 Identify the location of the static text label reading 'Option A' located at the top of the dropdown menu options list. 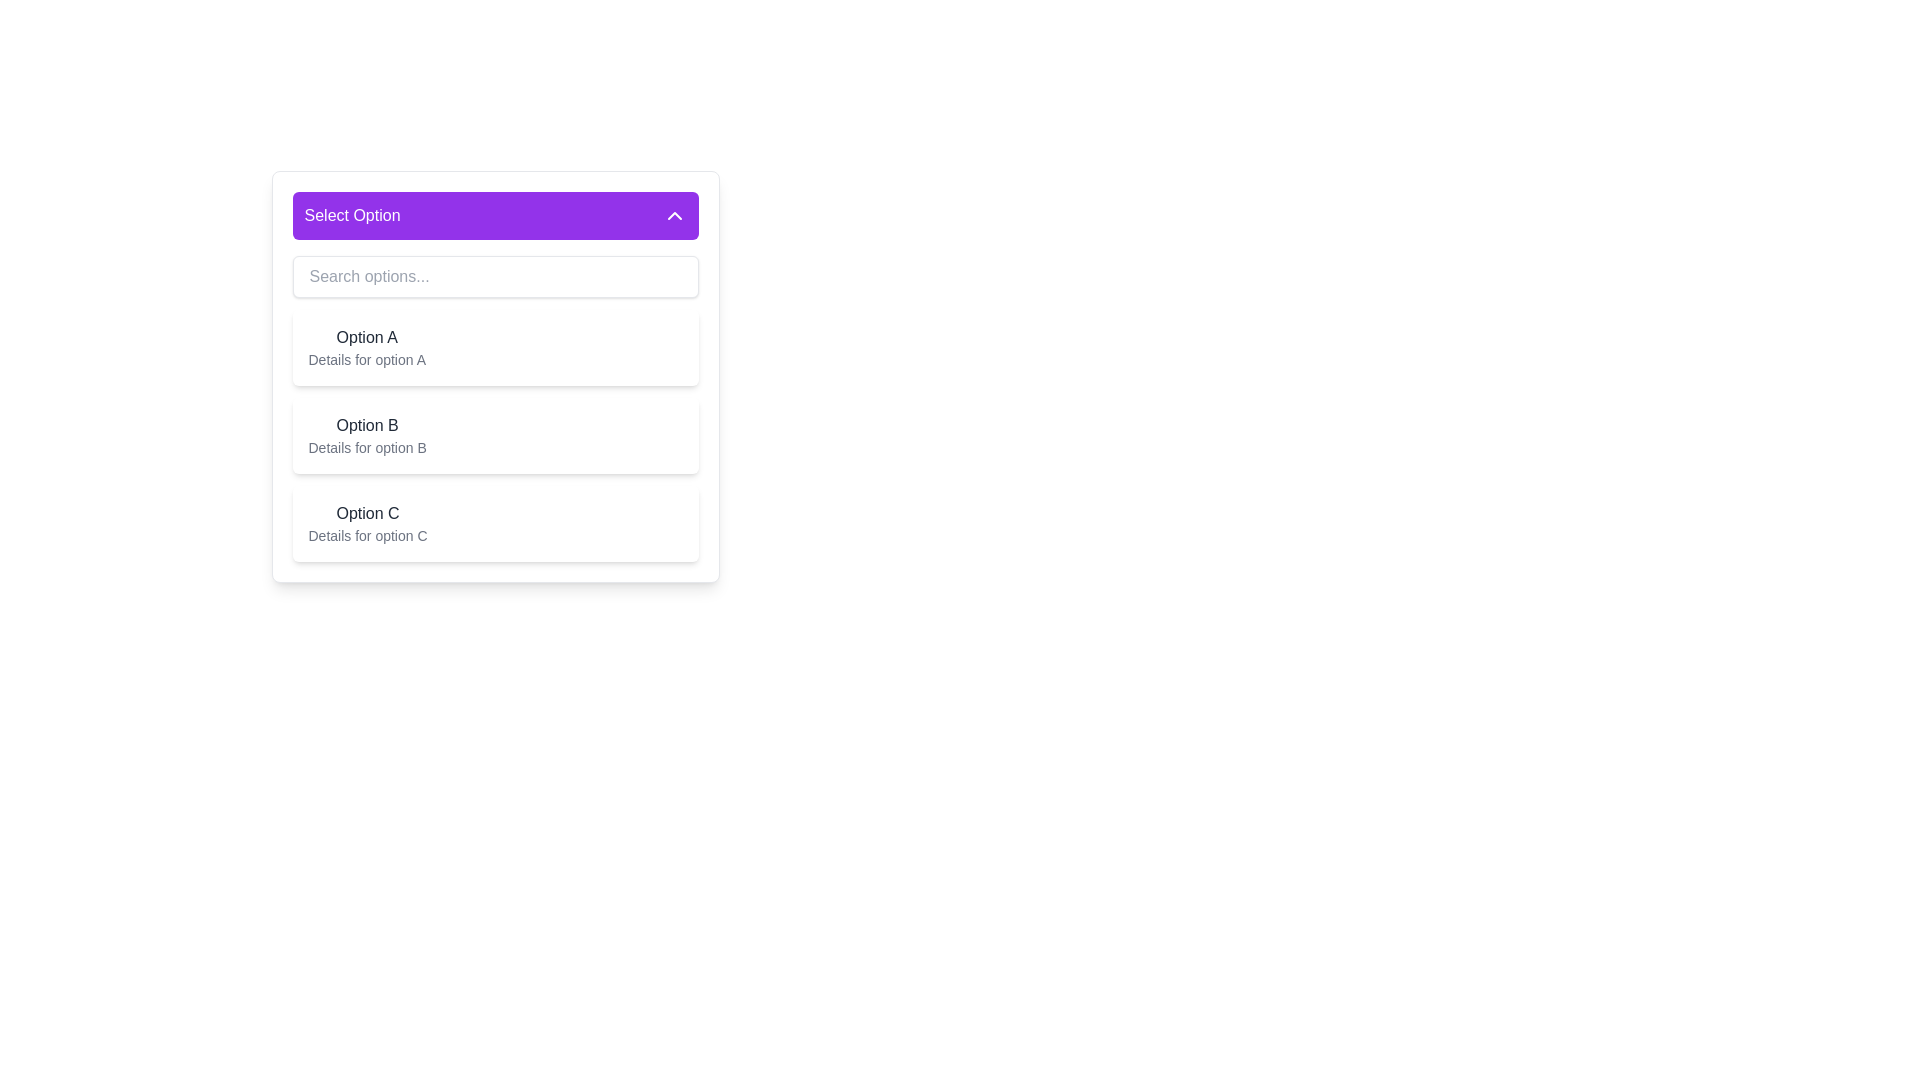
(366, 337).